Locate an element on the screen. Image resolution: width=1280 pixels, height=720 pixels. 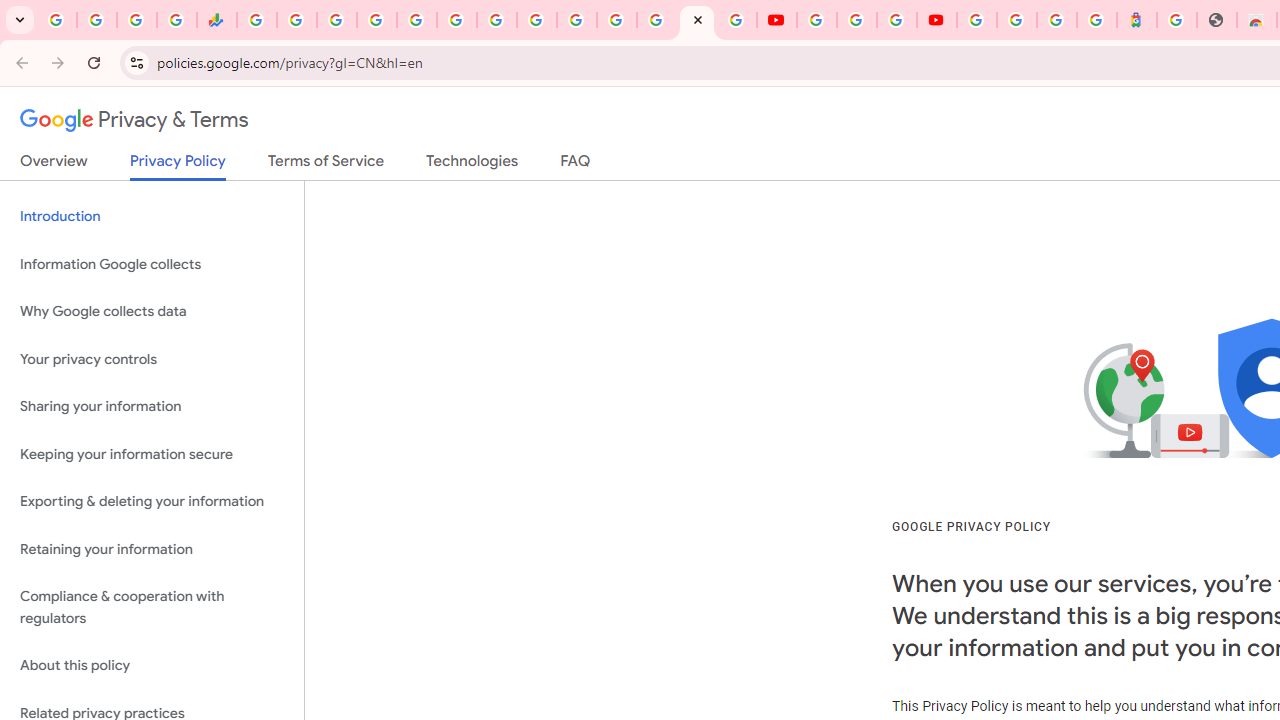
'FAQ' is located at coordinates (575, 164).